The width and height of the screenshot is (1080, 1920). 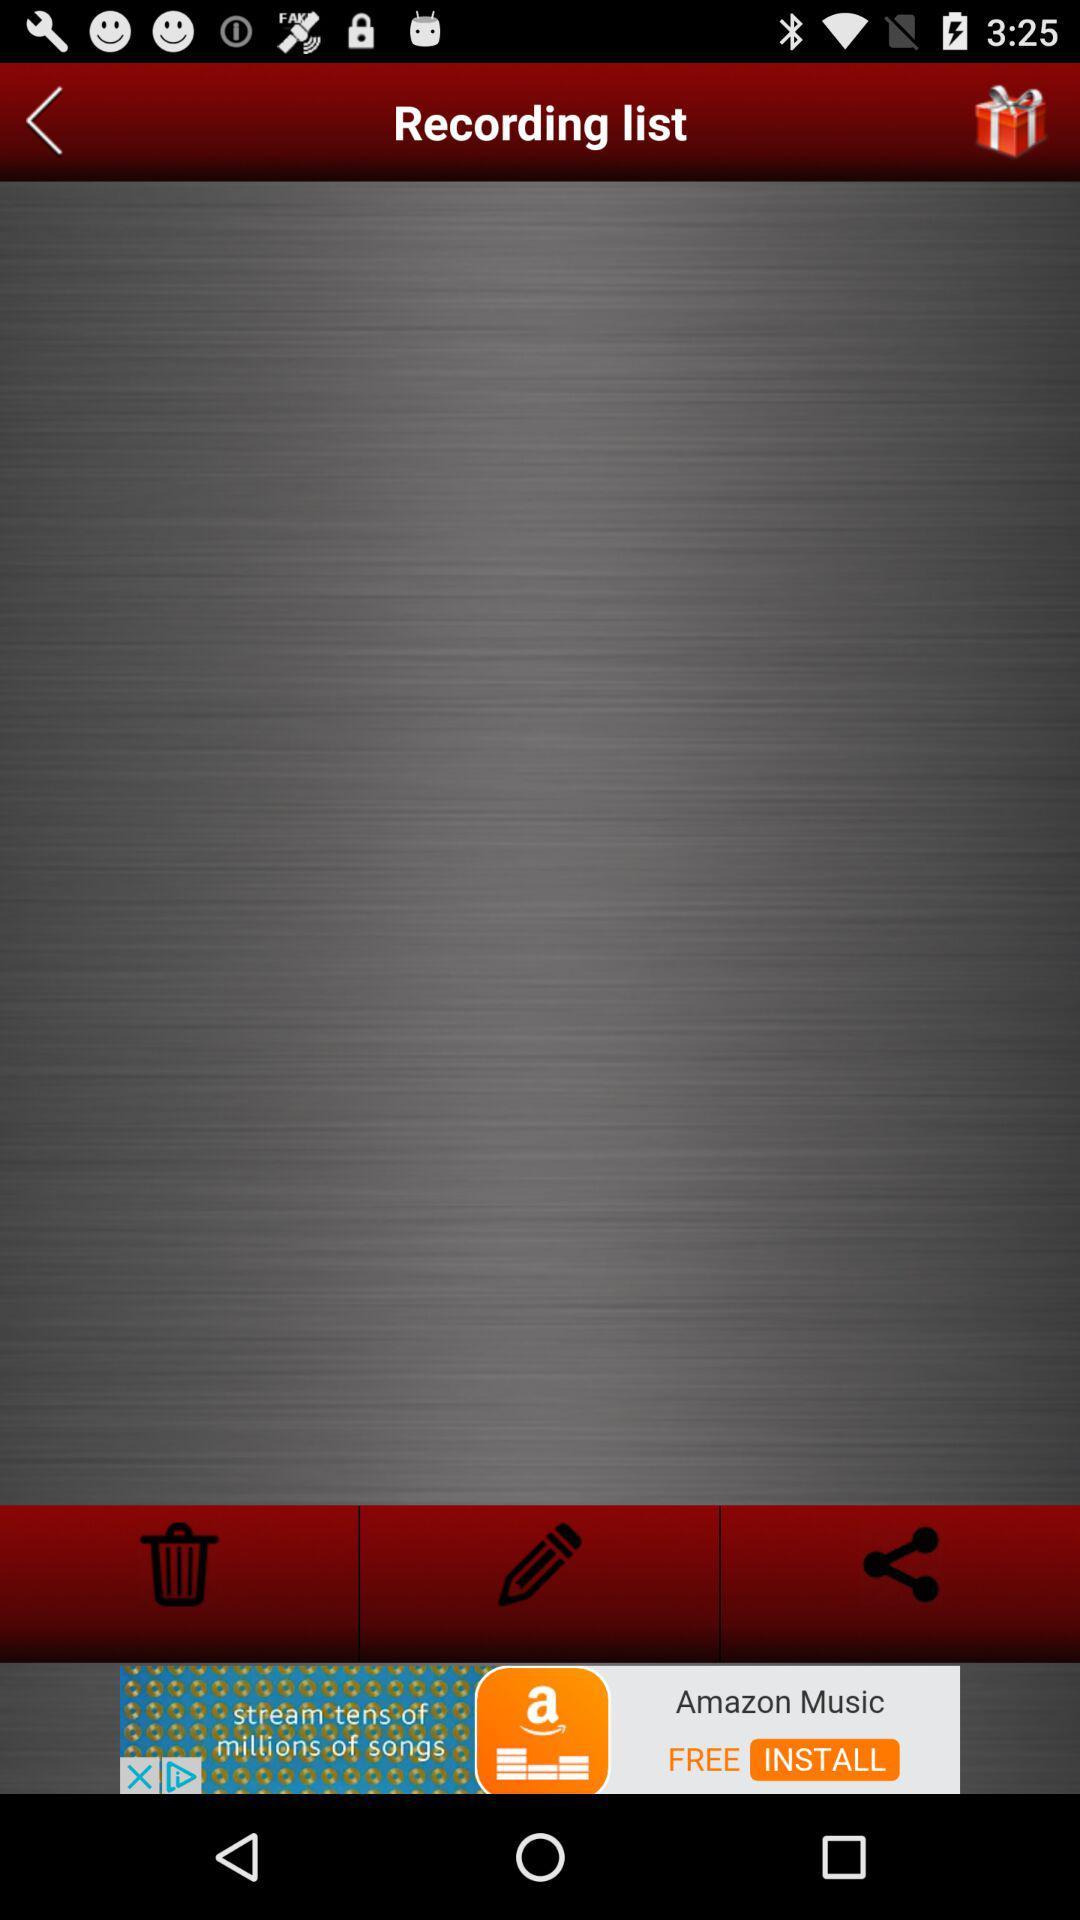 What do you see at coordinates (540, 1727) in the screenshot?
I see `advertisement` at bounding box center [540, 1727].